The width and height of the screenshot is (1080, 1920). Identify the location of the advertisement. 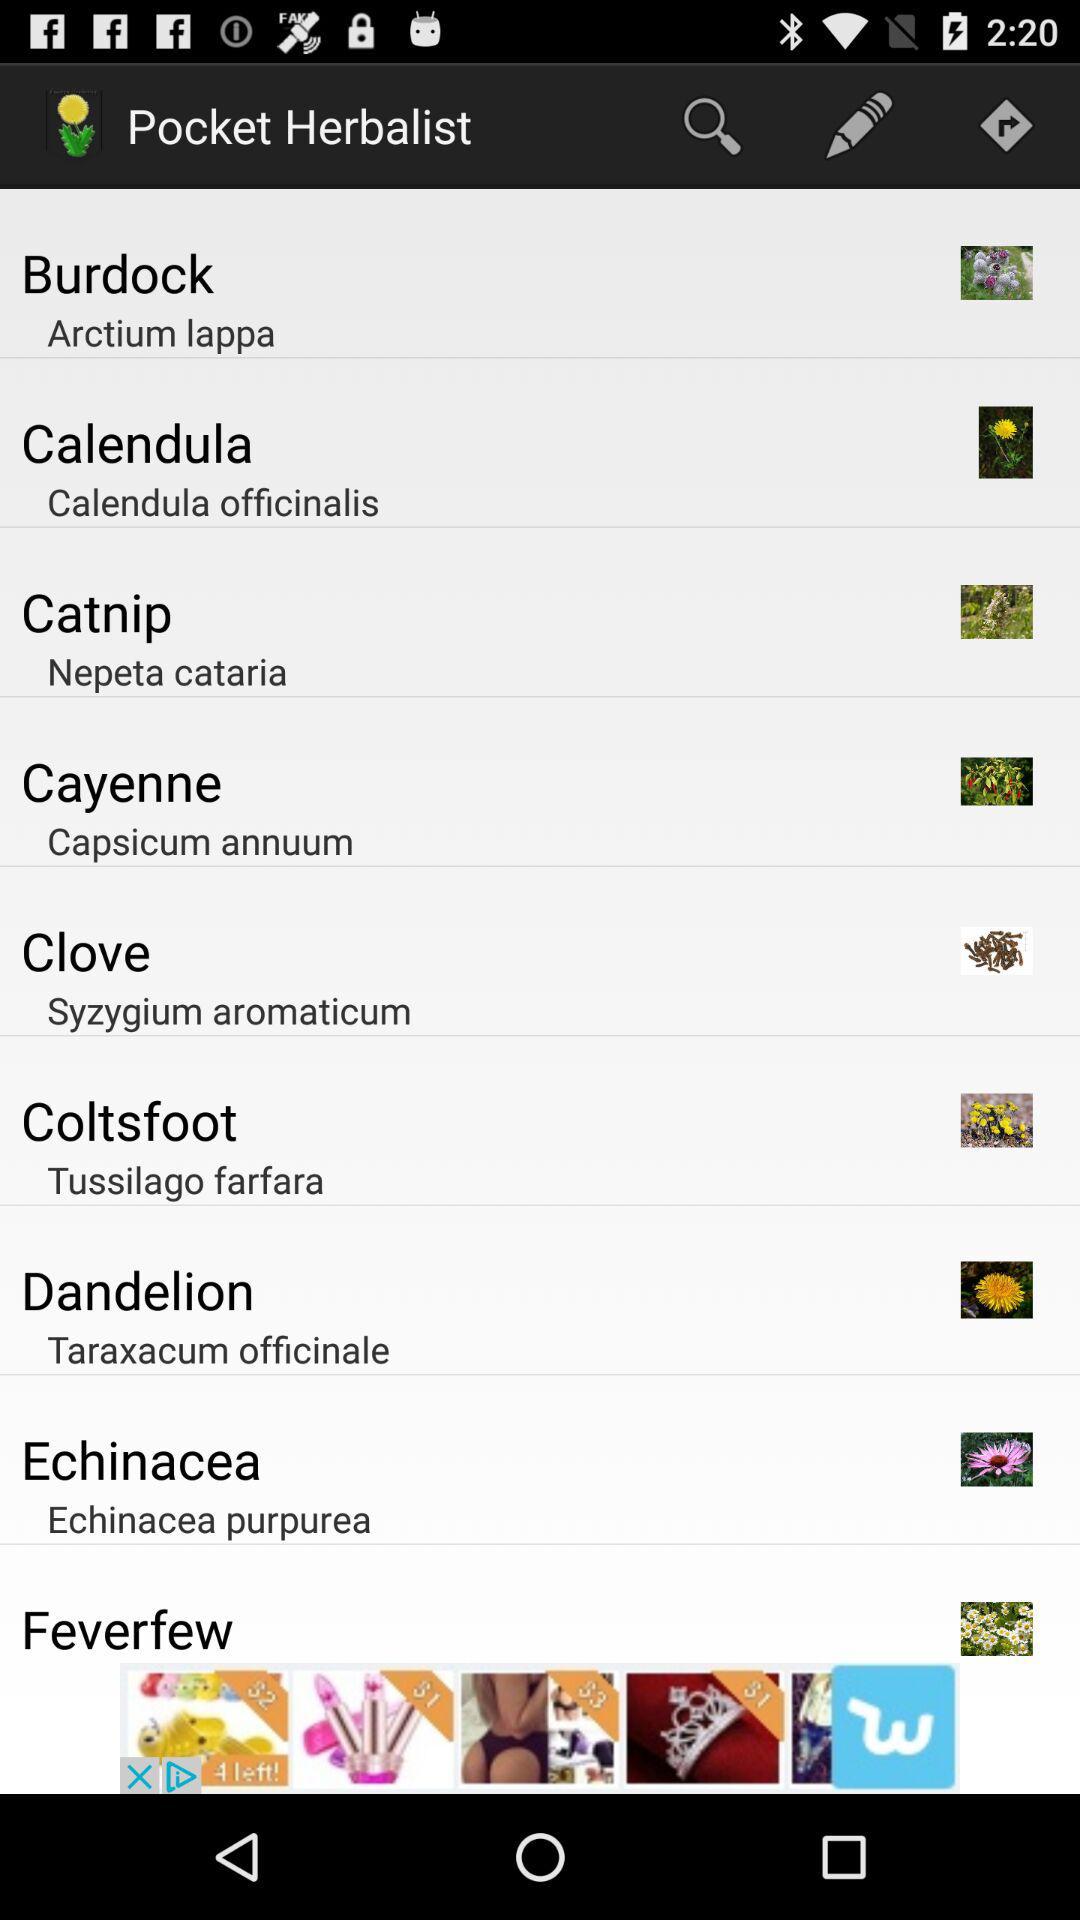
(540, 1727).